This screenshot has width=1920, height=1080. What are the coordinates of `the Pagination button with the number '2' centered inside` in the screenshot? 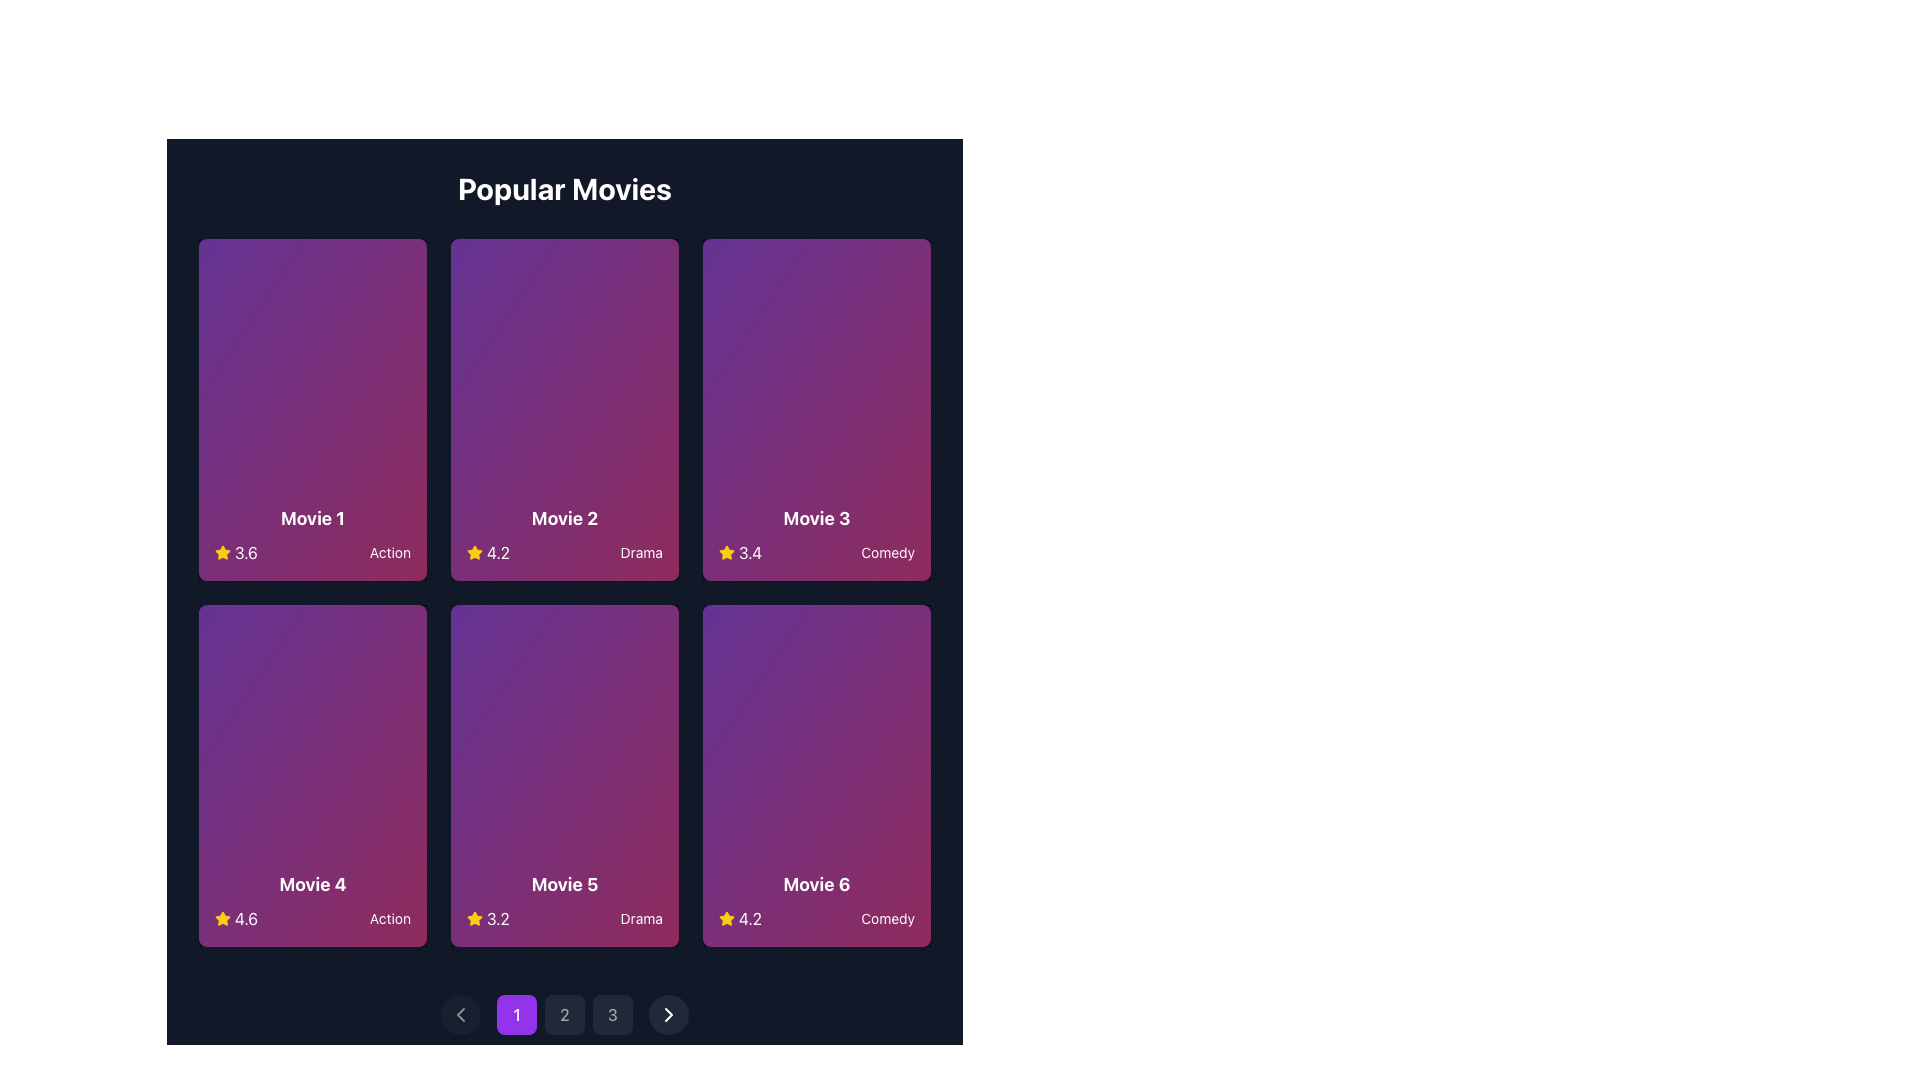 It's located at (564, 1014).